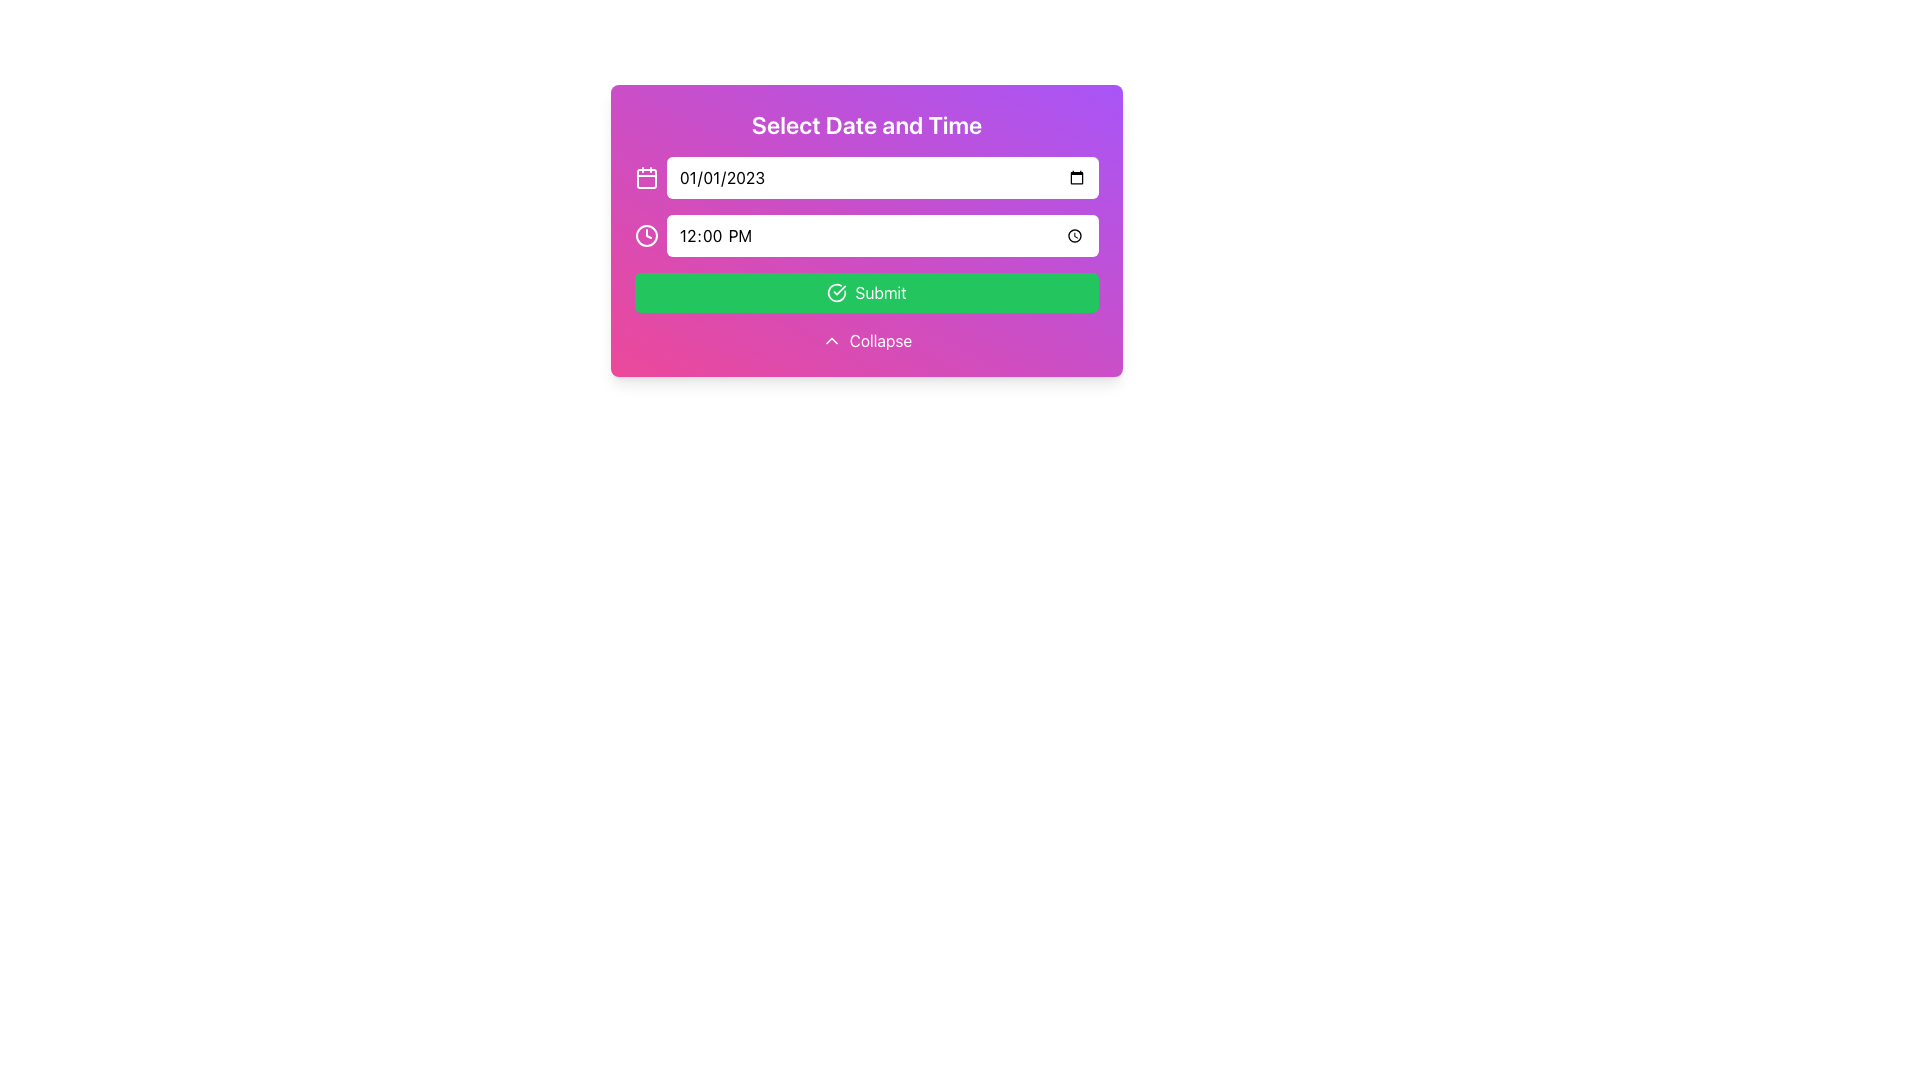  What do you see at coordinates (647, 177) in the screenshot?
I see `the main rectangular part of the calendar icon, which is an SVG element located next to the date input field at the top of the form` at bounding box center [647, 177].